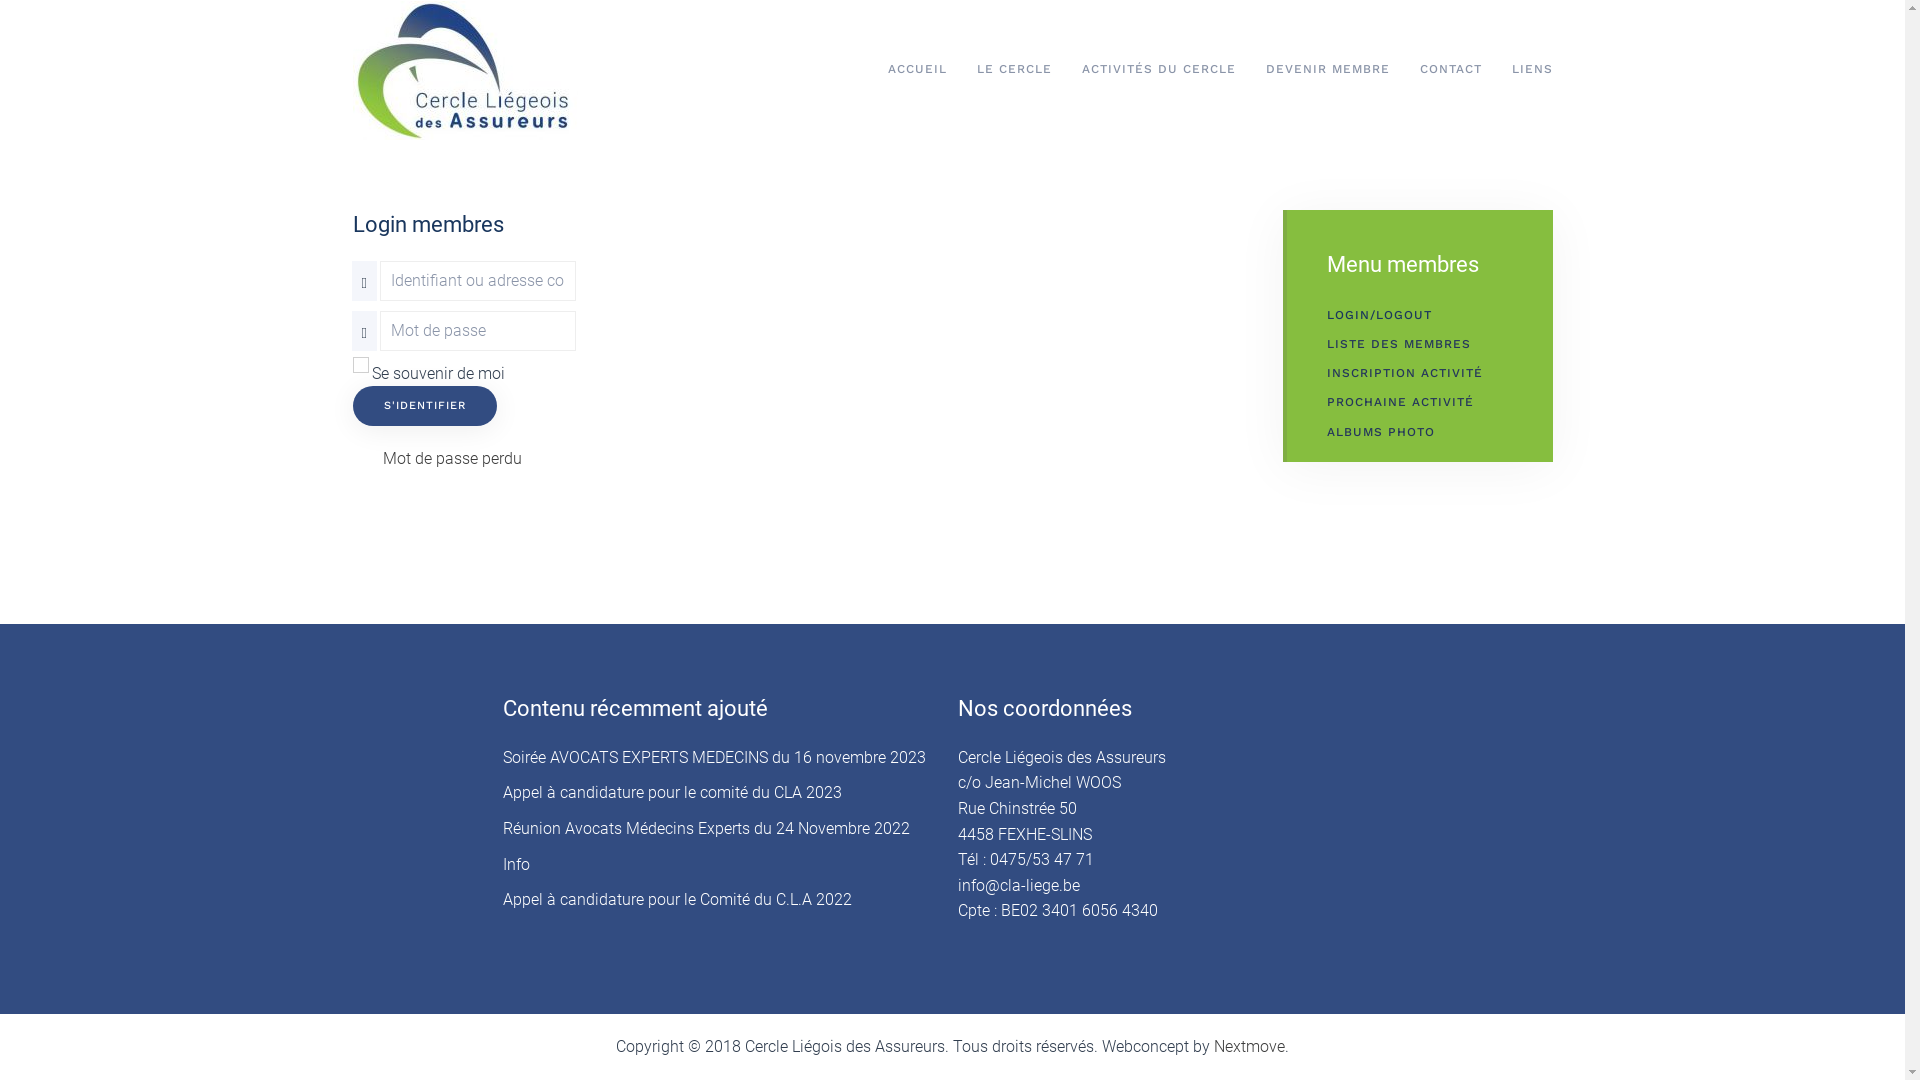 Image resolution: width=1920 pixels, height=1080 pixels. What do you see at coordinates (1530, 68) in the screenshot?
I see `'LIENS'` at bounding box center [1530, 68].